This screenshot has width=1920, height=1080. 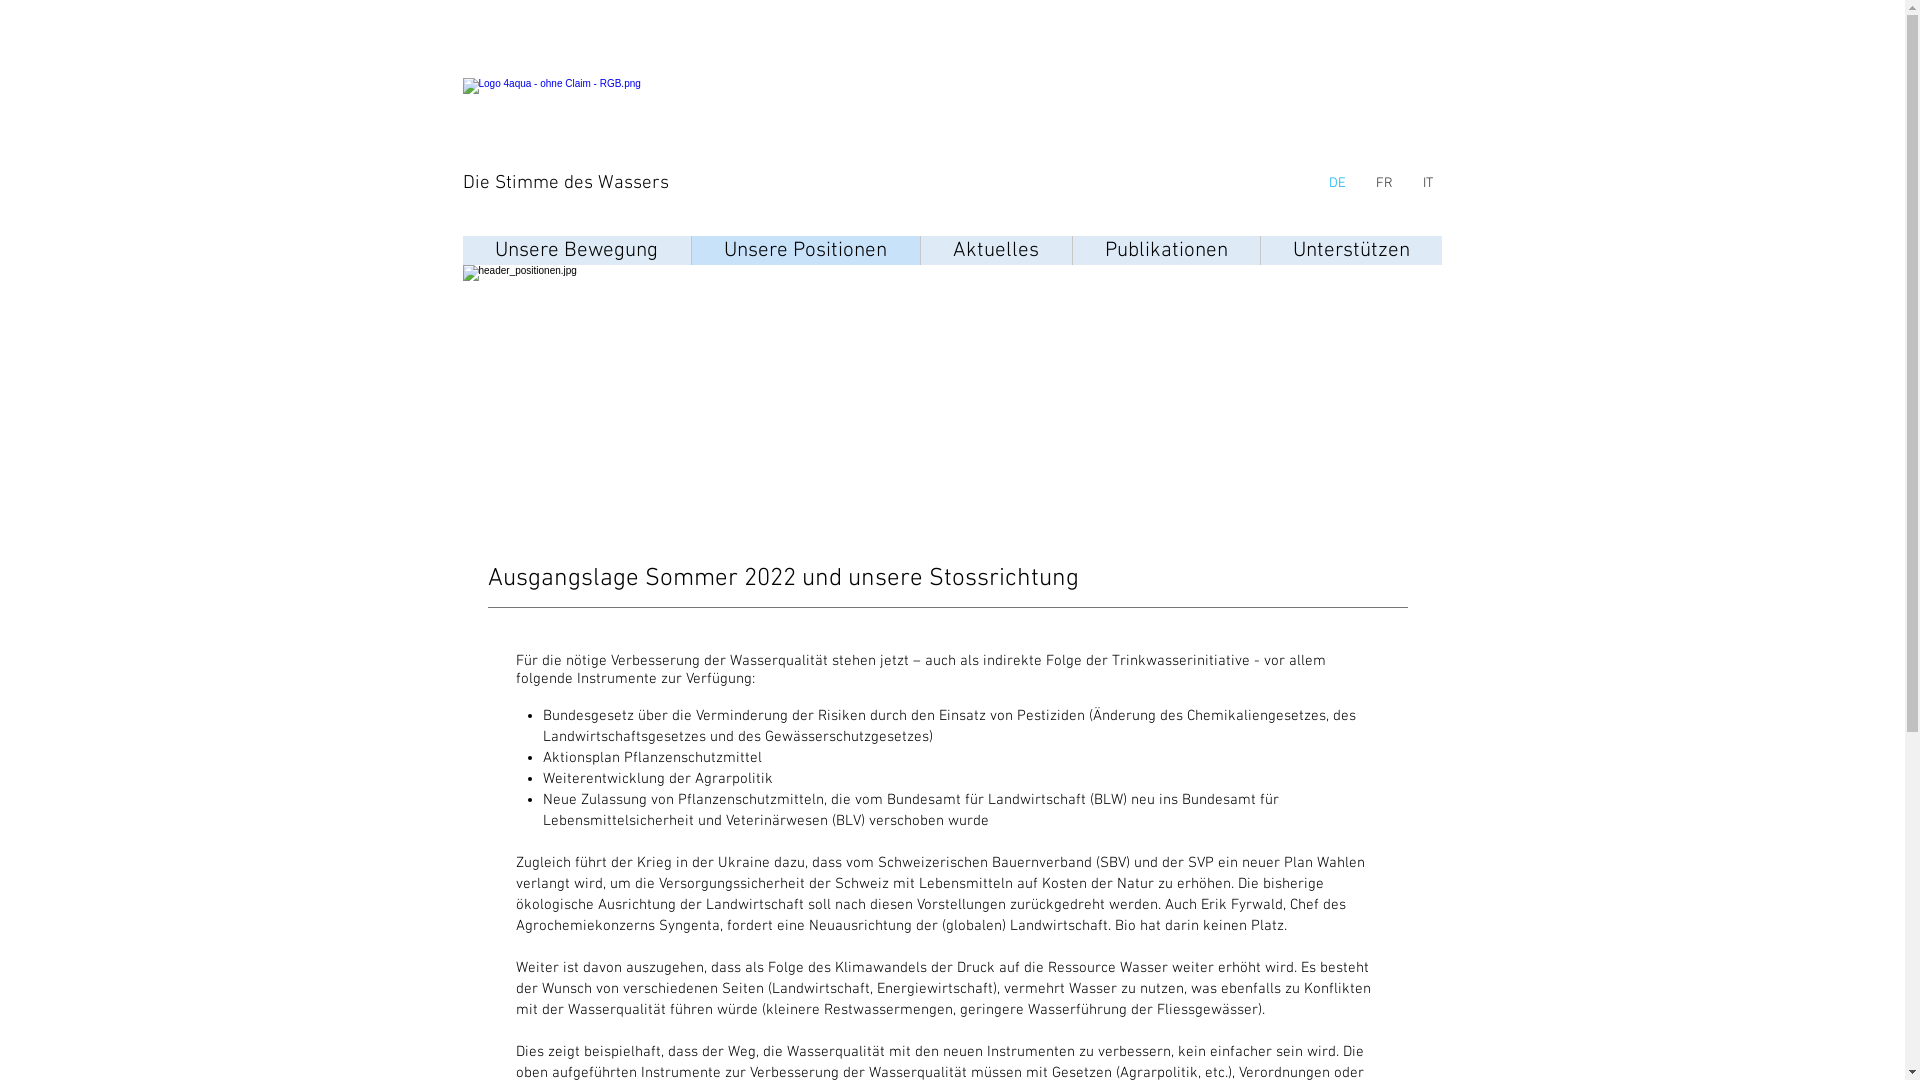 I want to click on 'Unsere Bewegung', so click(x=575, y=249).